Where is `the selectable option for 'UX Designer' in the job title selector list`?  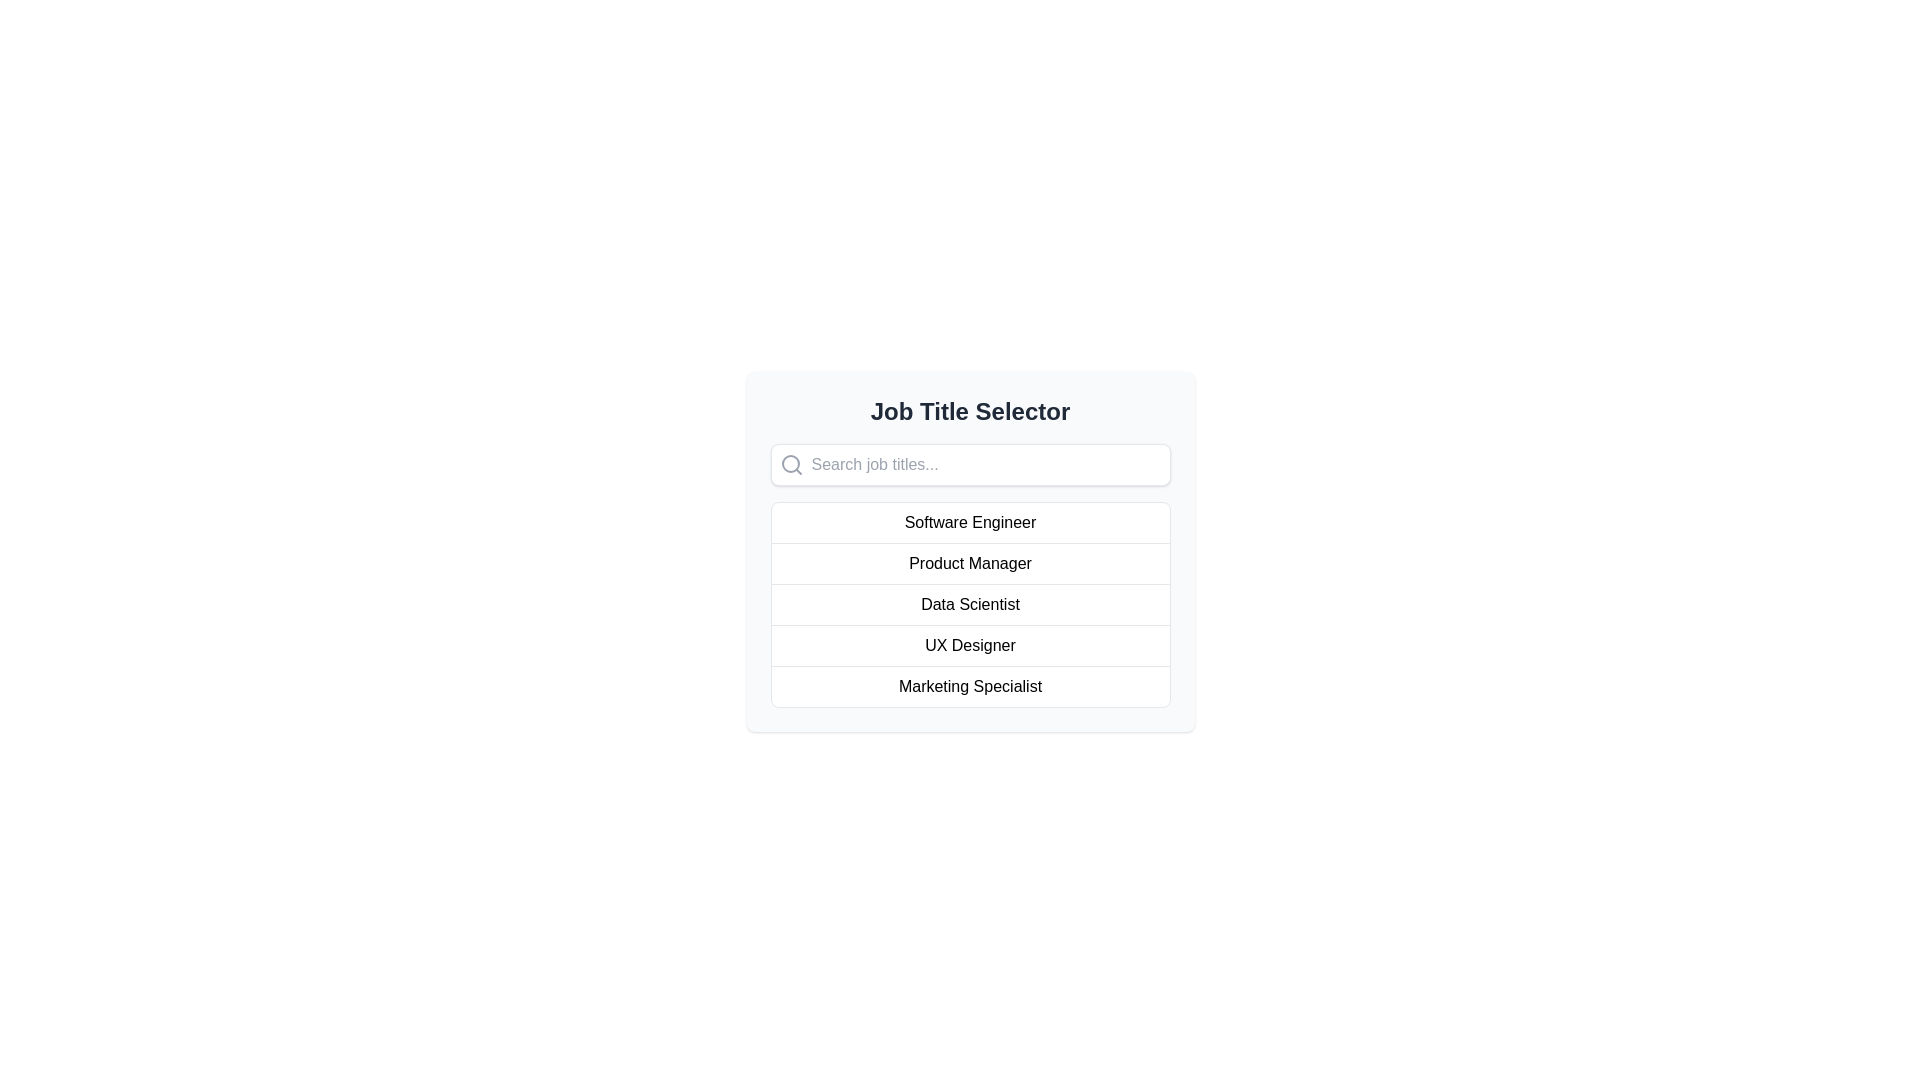
the selectable option for 'UX Designer' in the job title selector list is located at coordinates (970, 645).